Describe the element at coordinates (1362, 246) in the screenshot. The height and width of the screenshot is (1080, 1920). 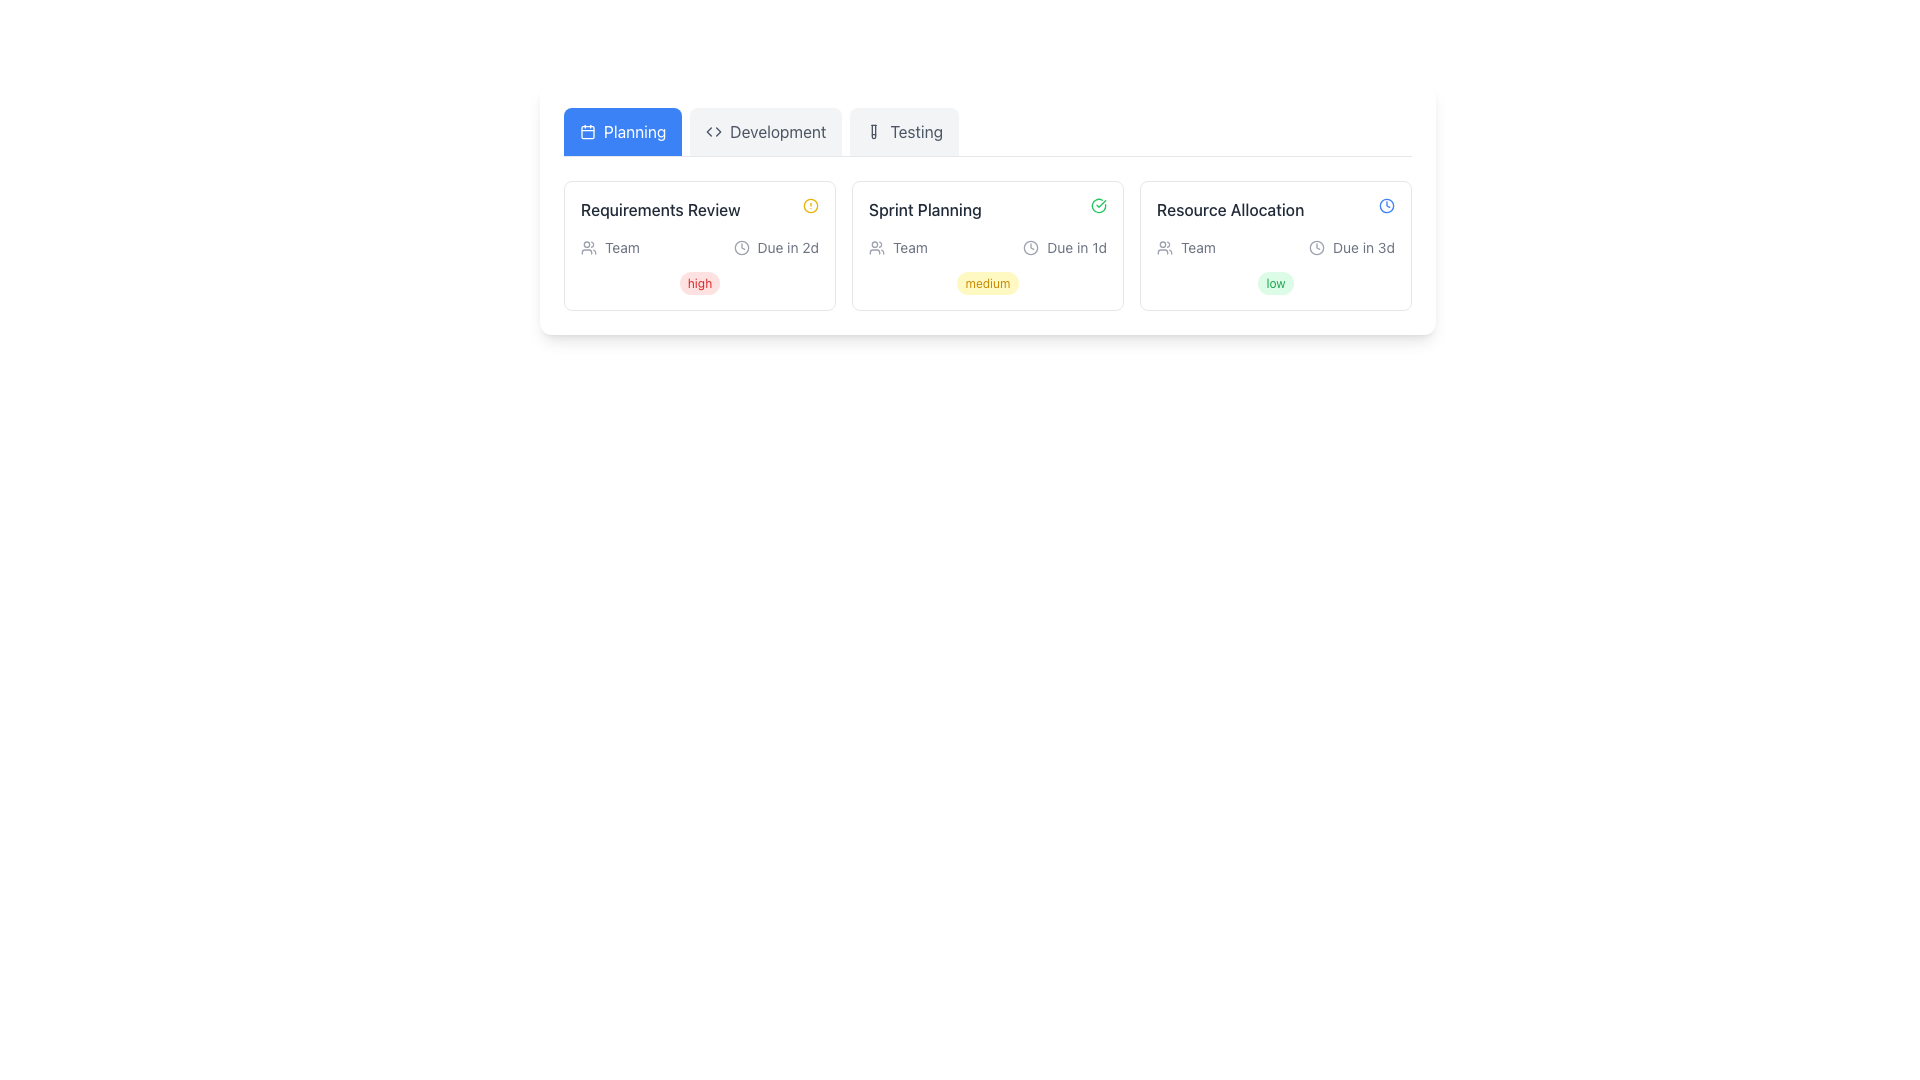
I see `the static text label that displays deadline information indicating that the associated task is due in 3 days, located to the right of a circular clock icon in the 'Resource Allocation' section of the Planning tab` at that location.